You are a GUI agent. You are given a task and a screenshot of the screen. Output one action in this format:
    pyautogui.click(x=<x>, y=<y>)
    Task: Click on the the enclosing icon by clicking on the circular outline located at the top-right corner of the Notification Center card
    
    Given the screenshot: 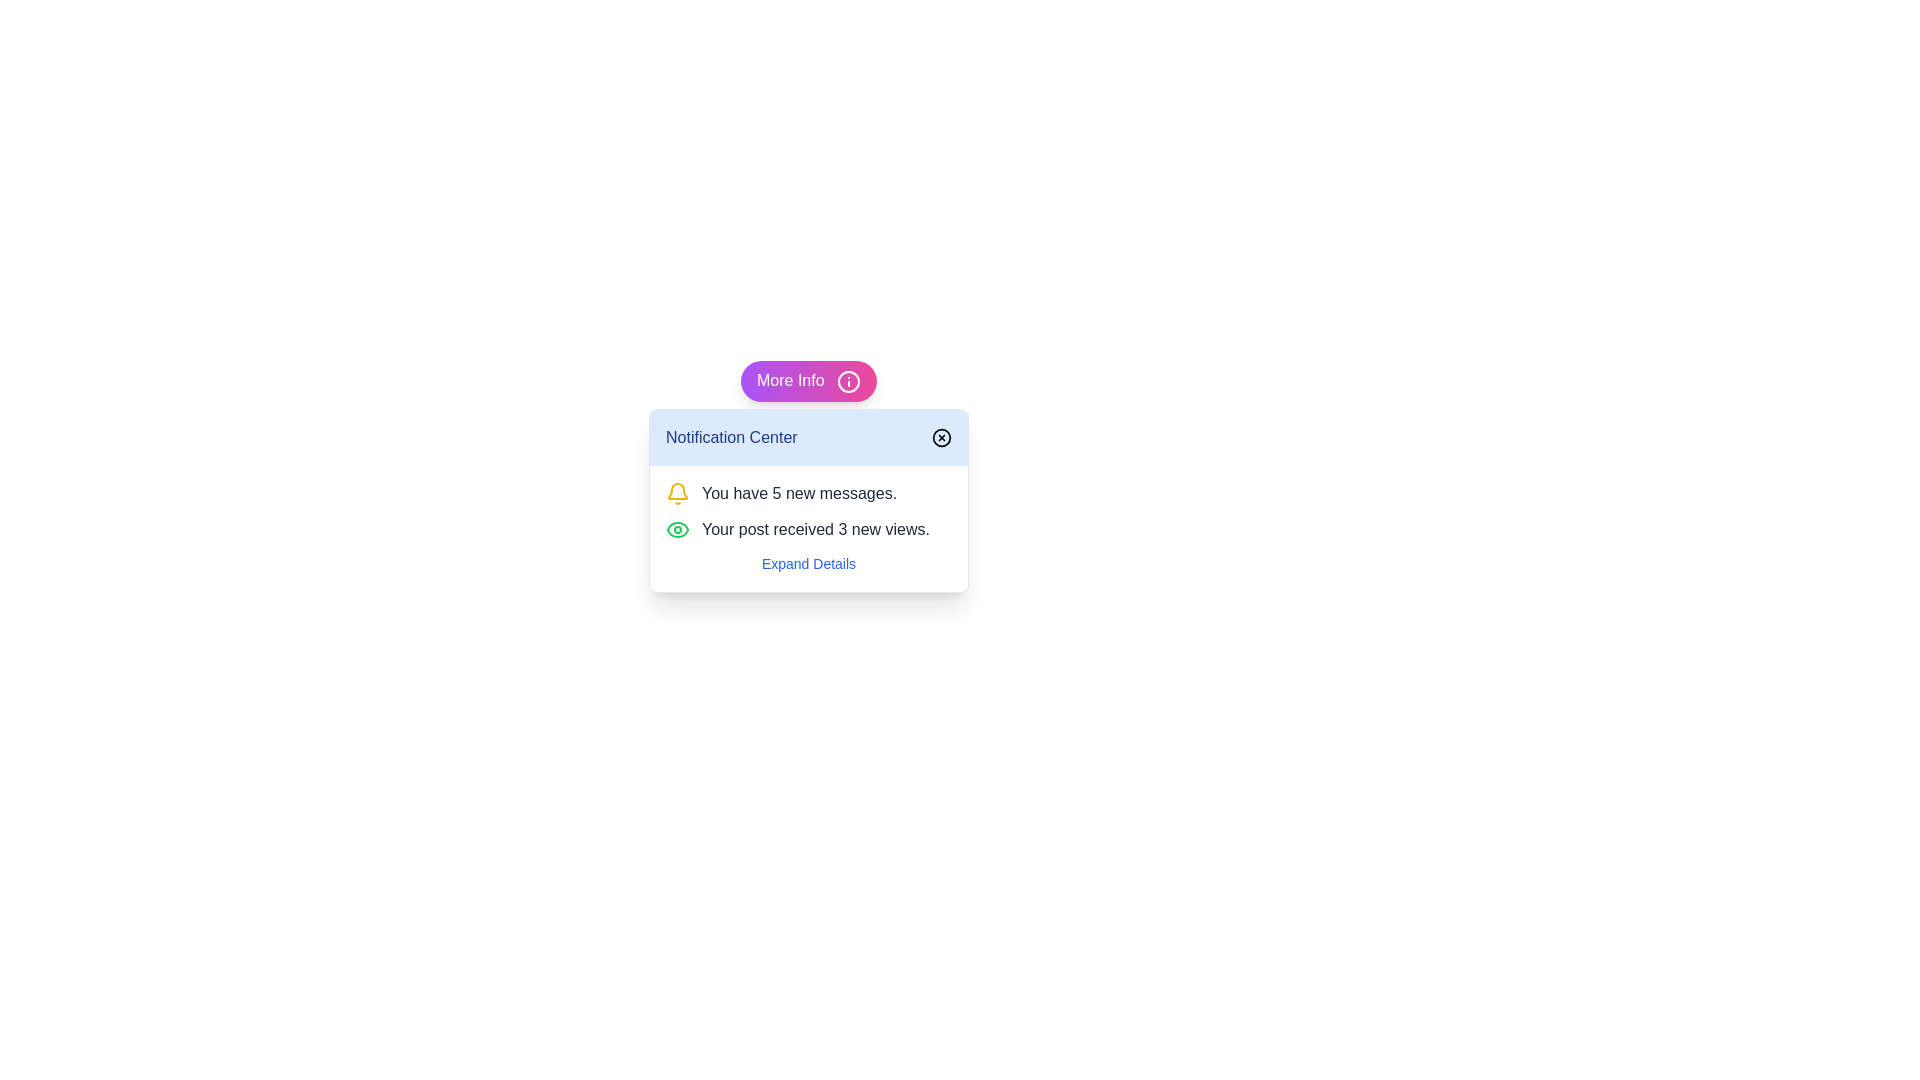 What is the action you would take?
    pyautogui.click(x=940, y=437)
    